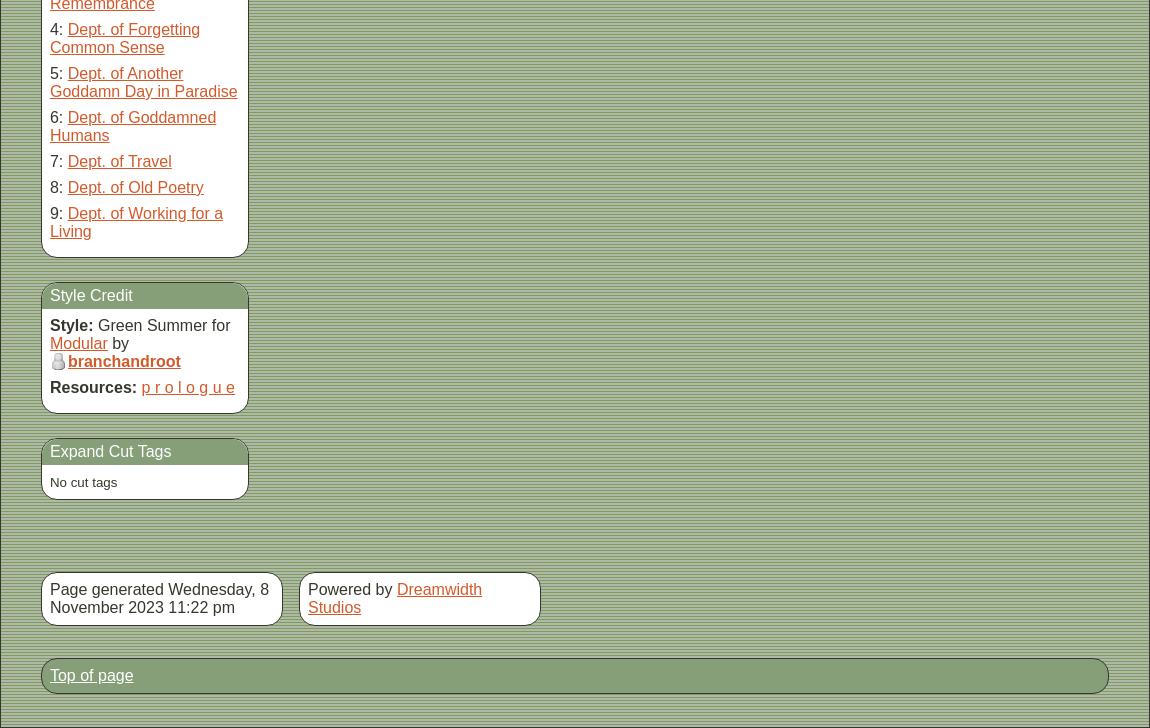 The height and width of the screenshot is (728, 1150). I want to click on 'Dept. of Another Goddamn Day in Paradise', so click(141, 82).